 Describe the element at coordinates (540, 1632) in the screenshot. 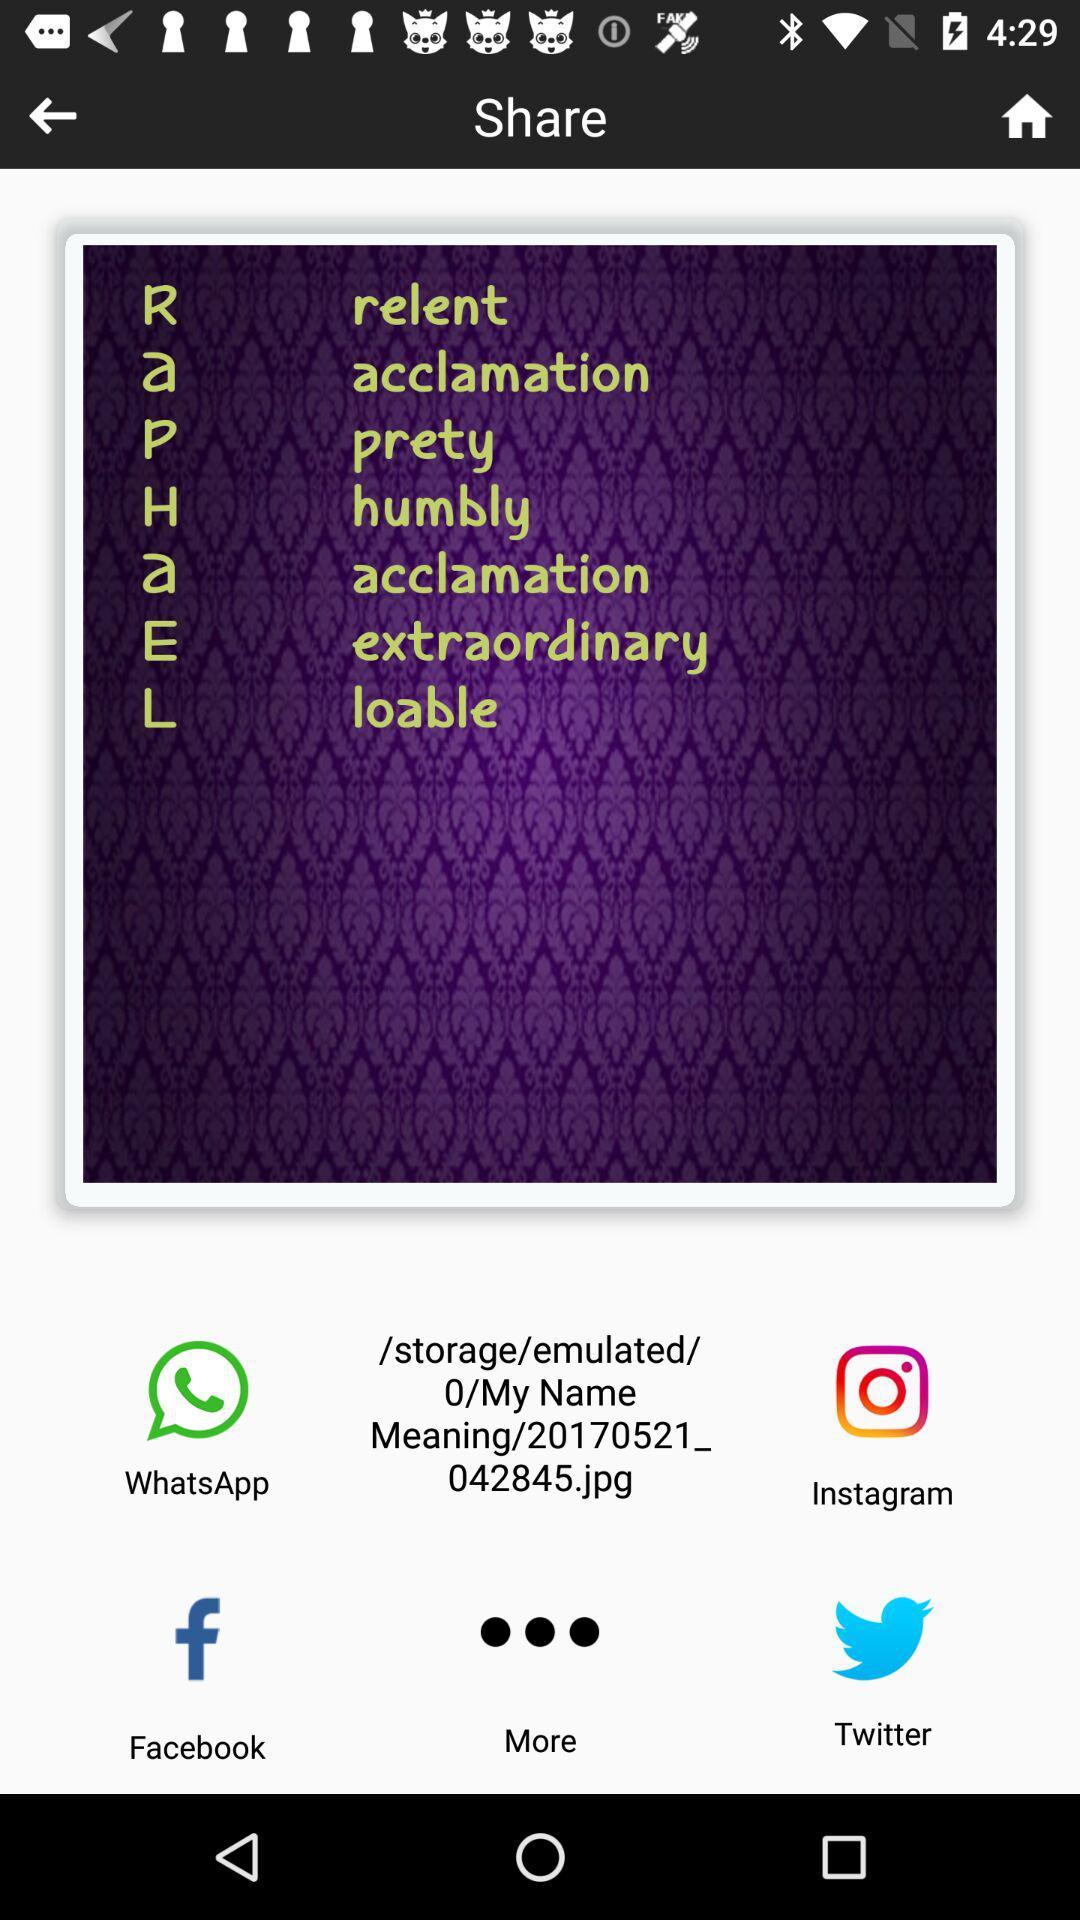

I see `more options selection` at that location.